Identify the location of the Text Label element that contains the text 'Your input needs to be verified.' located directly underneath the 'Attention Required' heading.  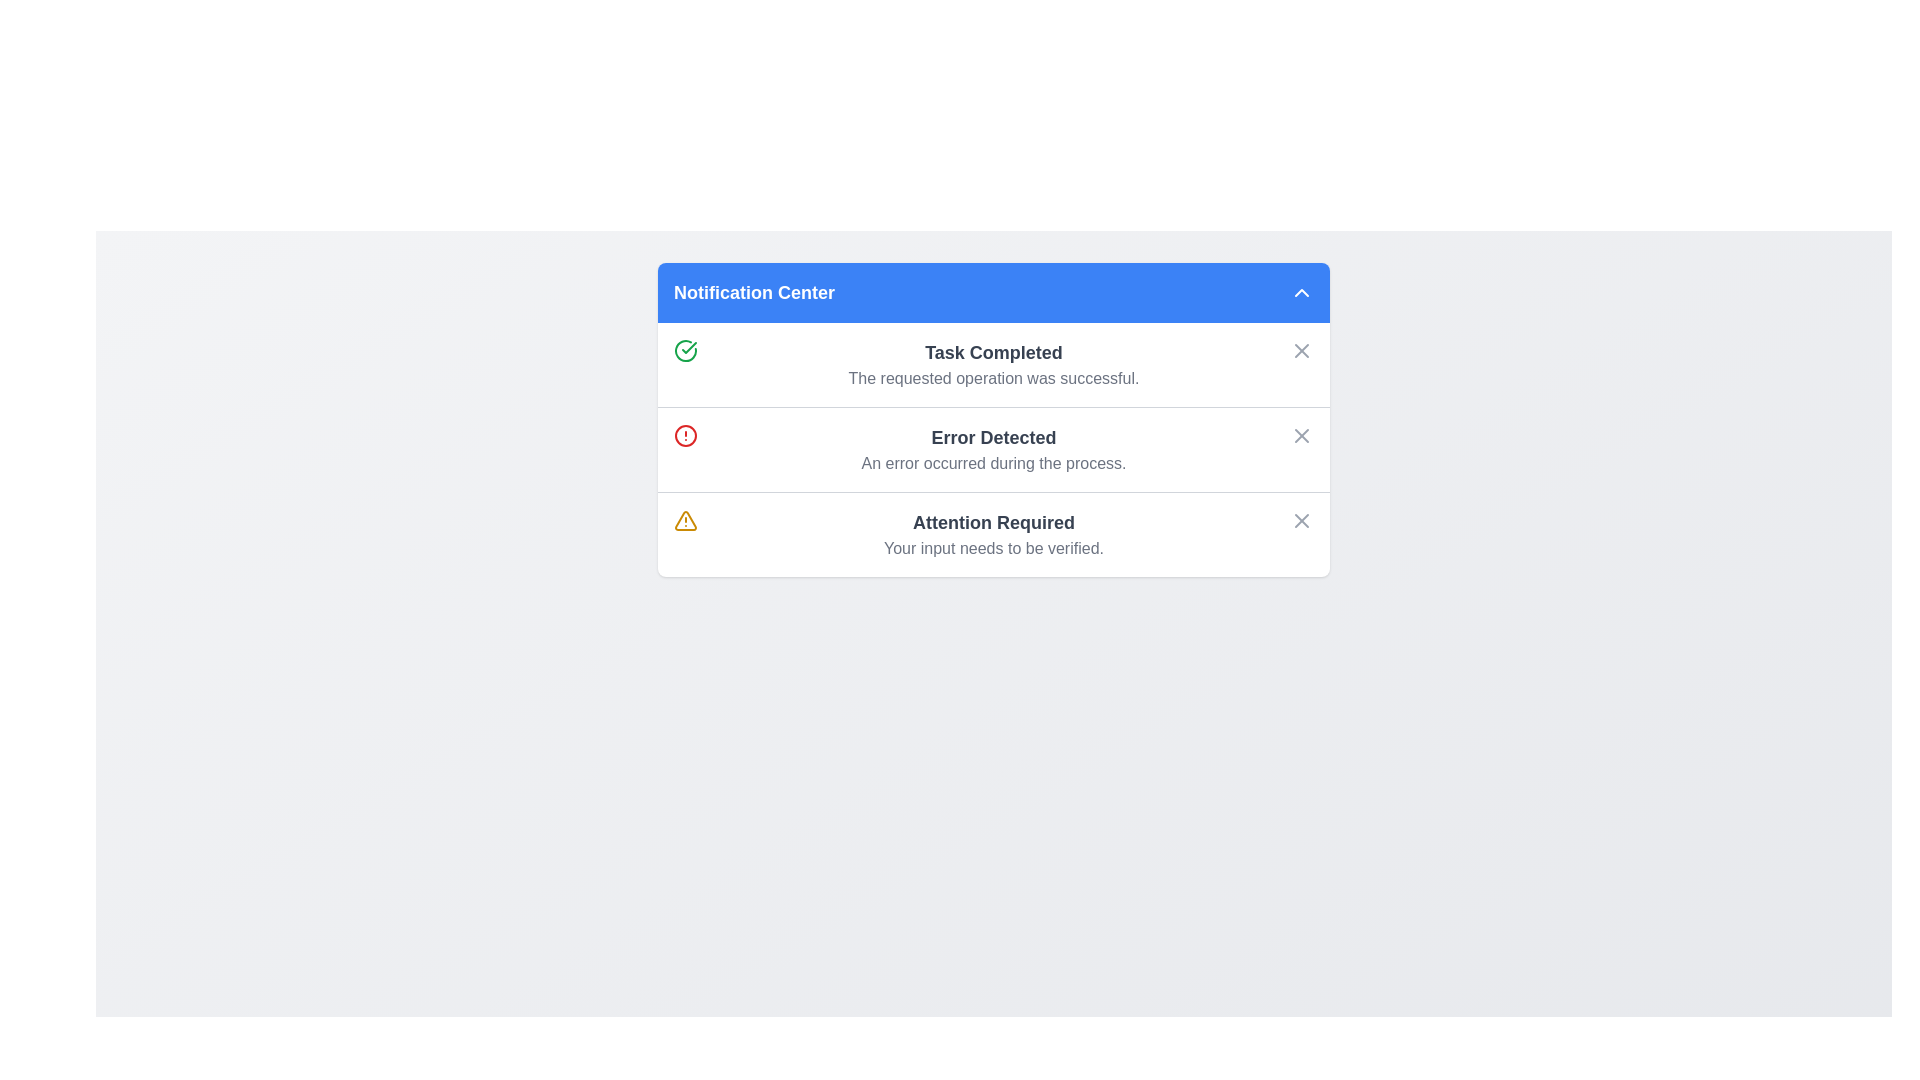
(993, 548).